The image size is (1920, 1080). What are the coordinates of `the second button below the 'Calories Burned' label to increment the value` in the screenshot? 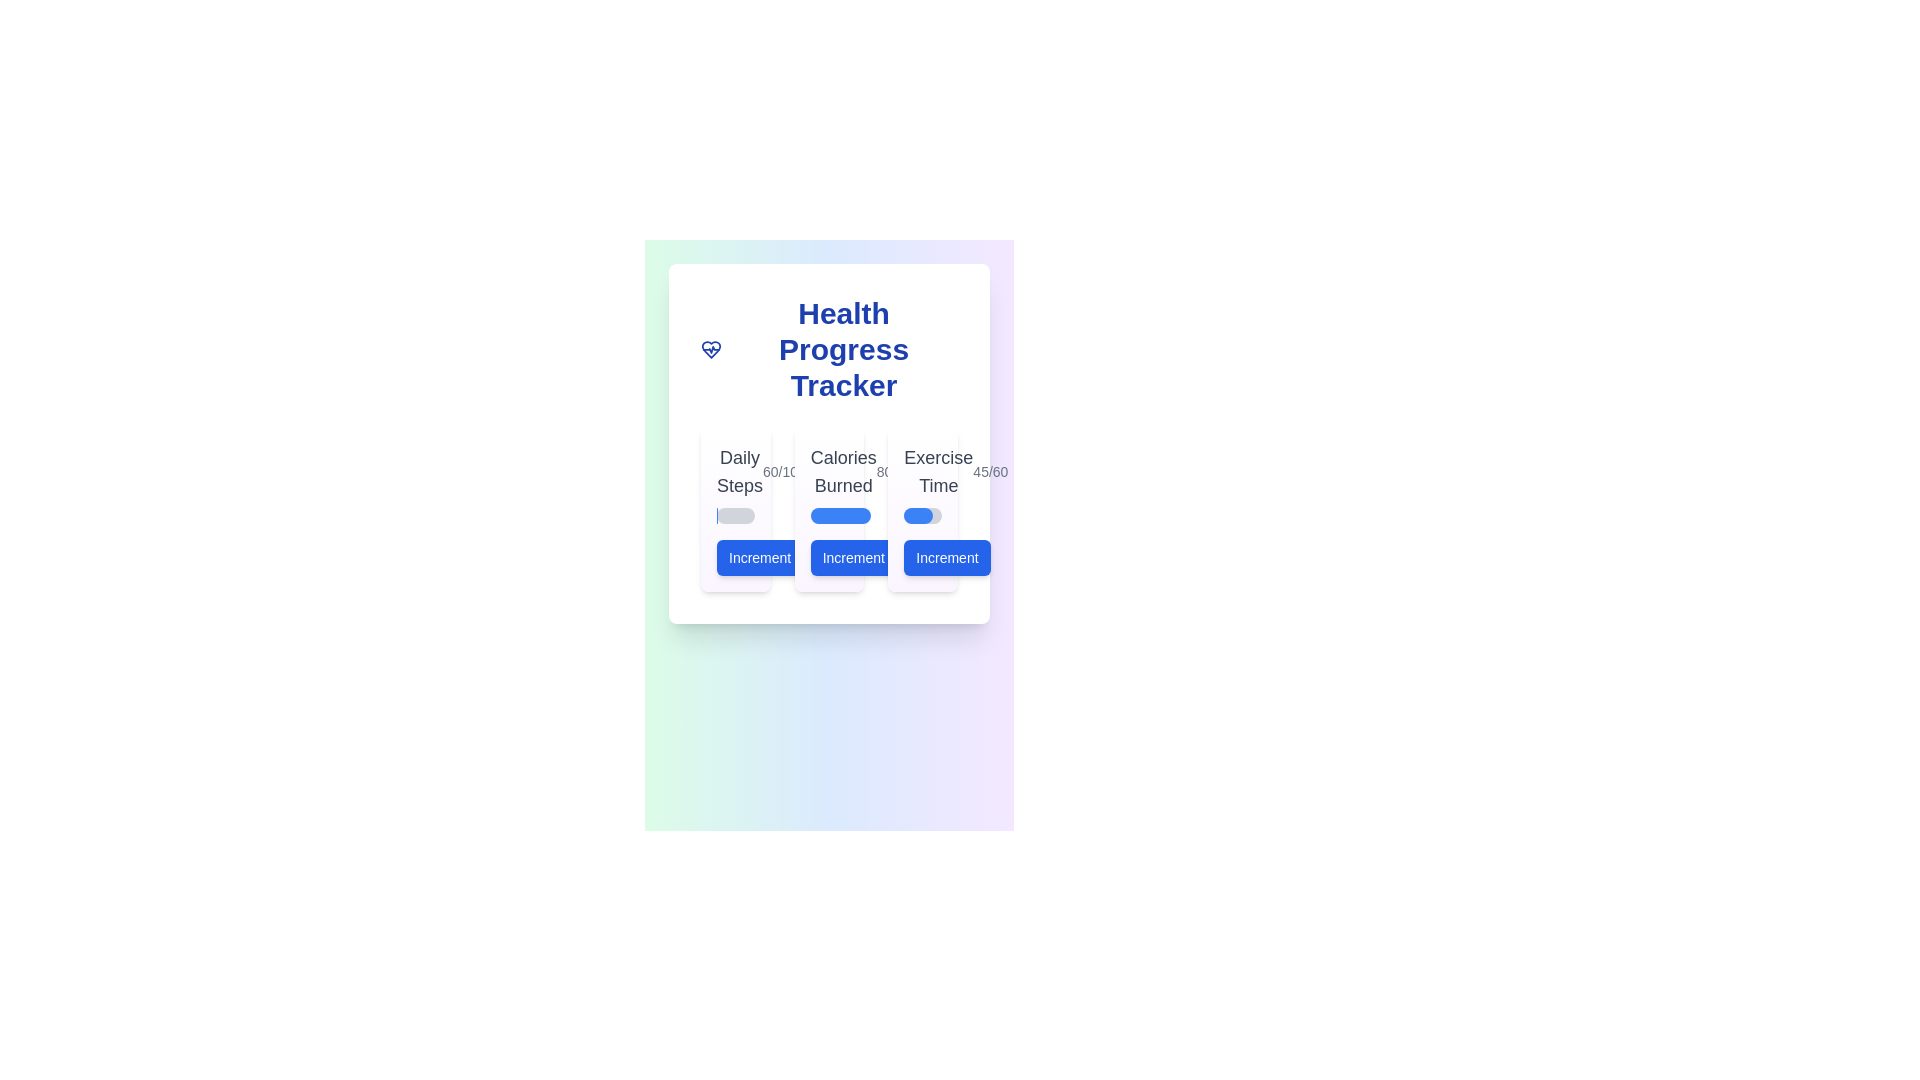 It's located at (853, 558).